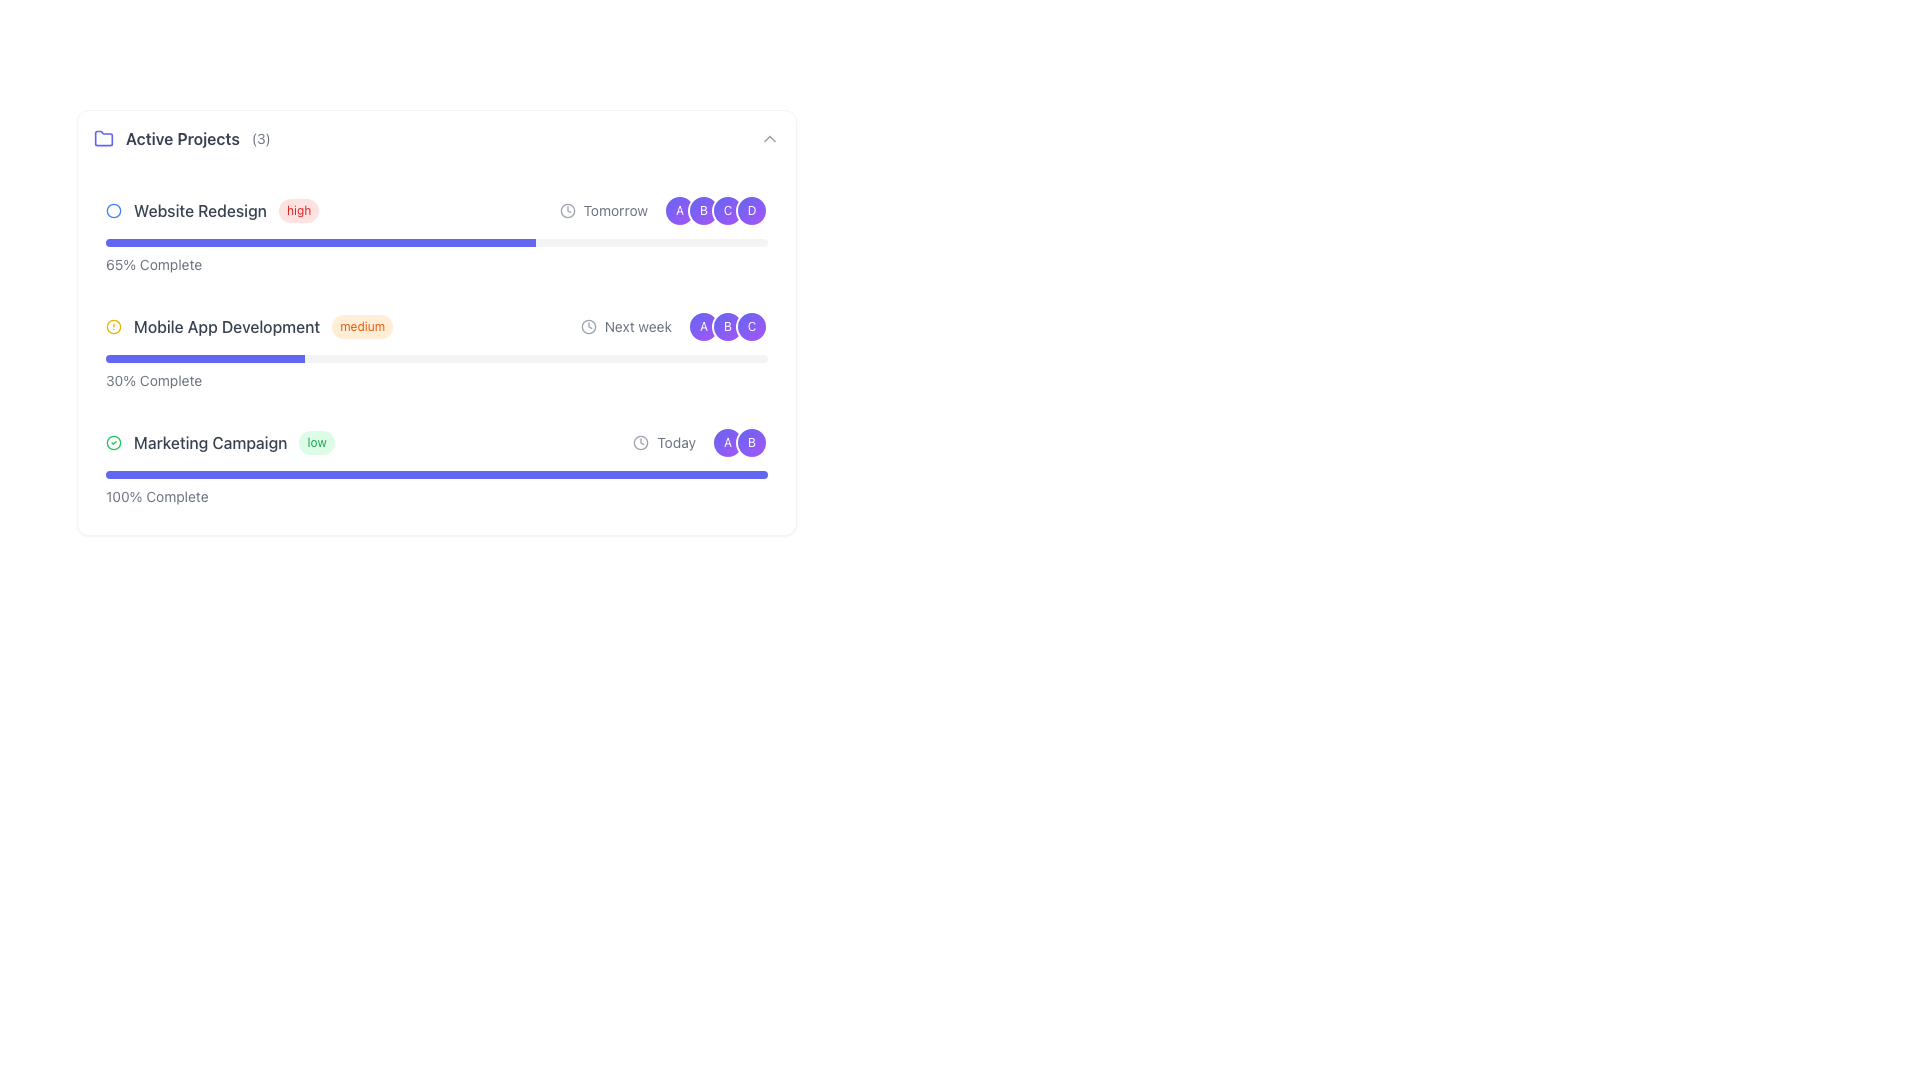  I want to click on the group of interactive icons including the star button, plus button, and ellipsis menu located on the right side of the '30% Complete' text, so click(730, 381).